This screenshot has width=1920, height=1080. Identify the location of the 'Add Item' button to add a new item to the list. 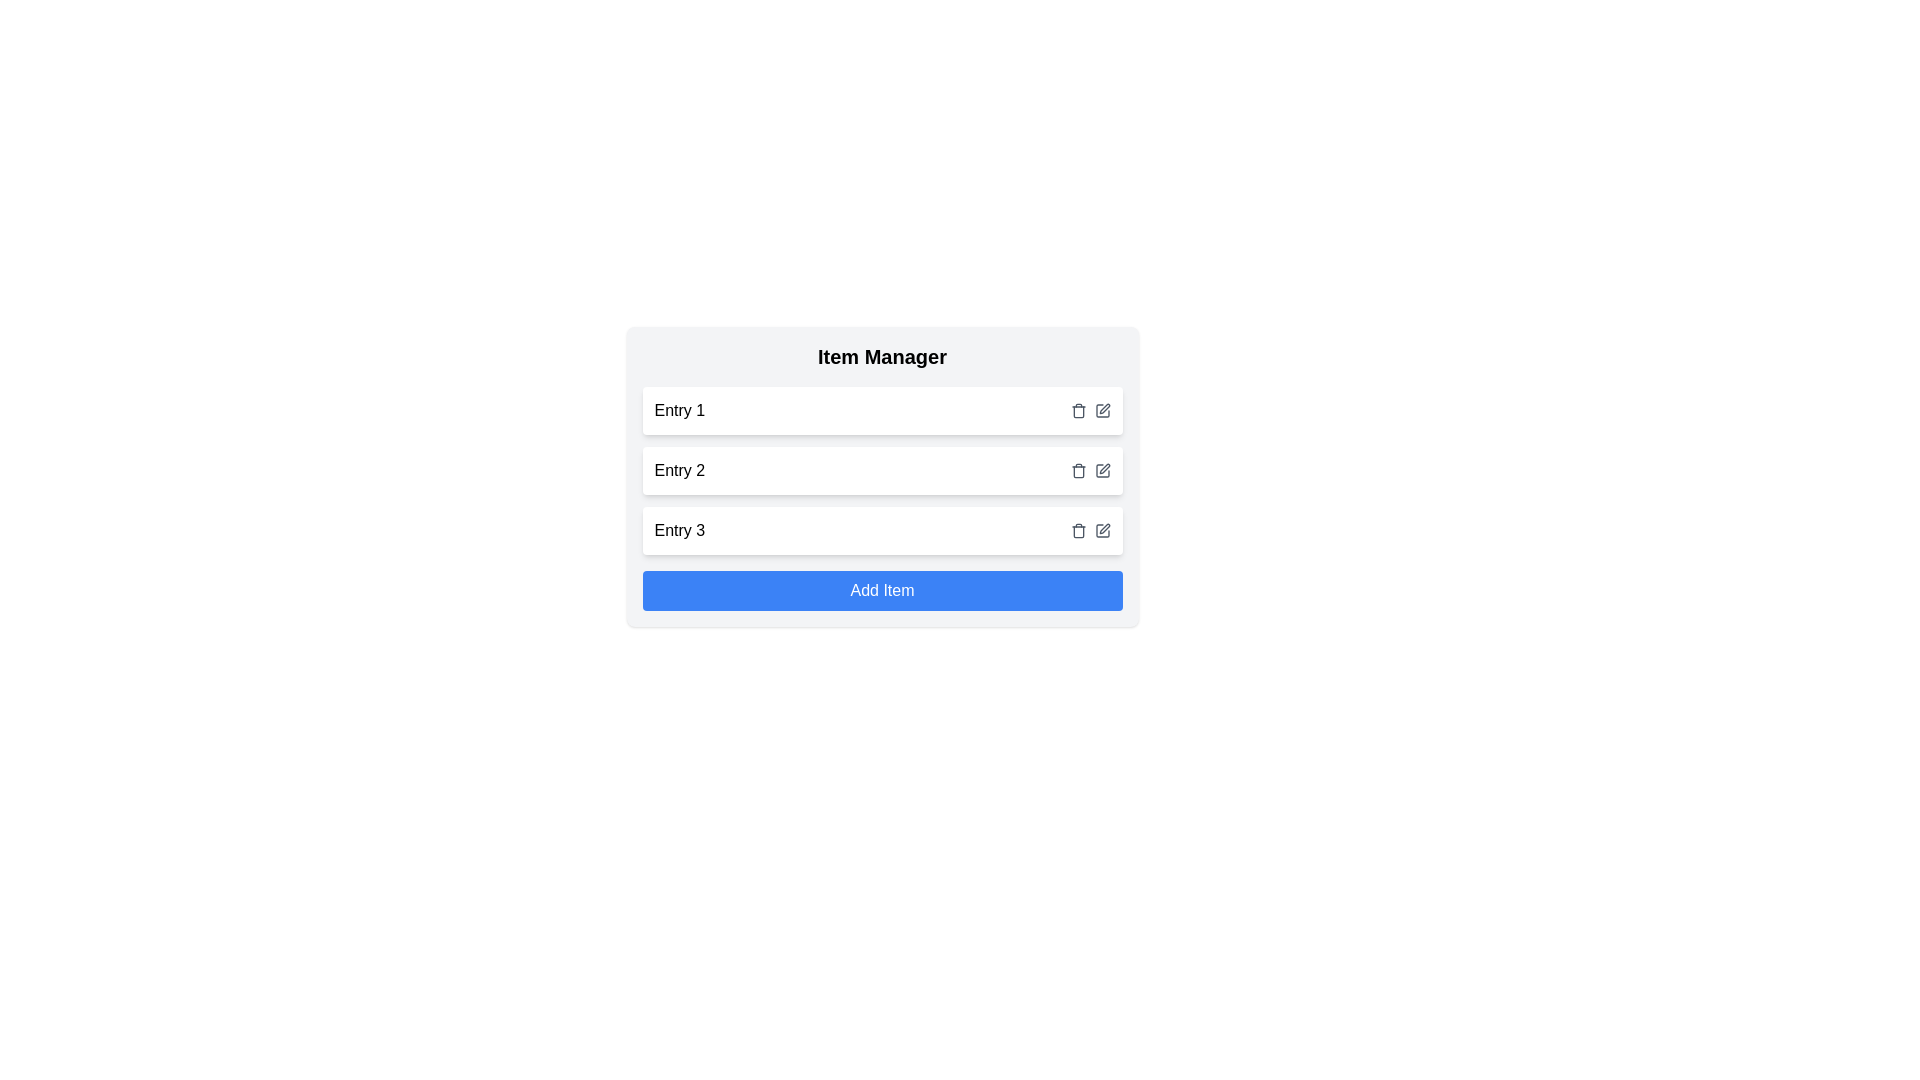
(881, 589).